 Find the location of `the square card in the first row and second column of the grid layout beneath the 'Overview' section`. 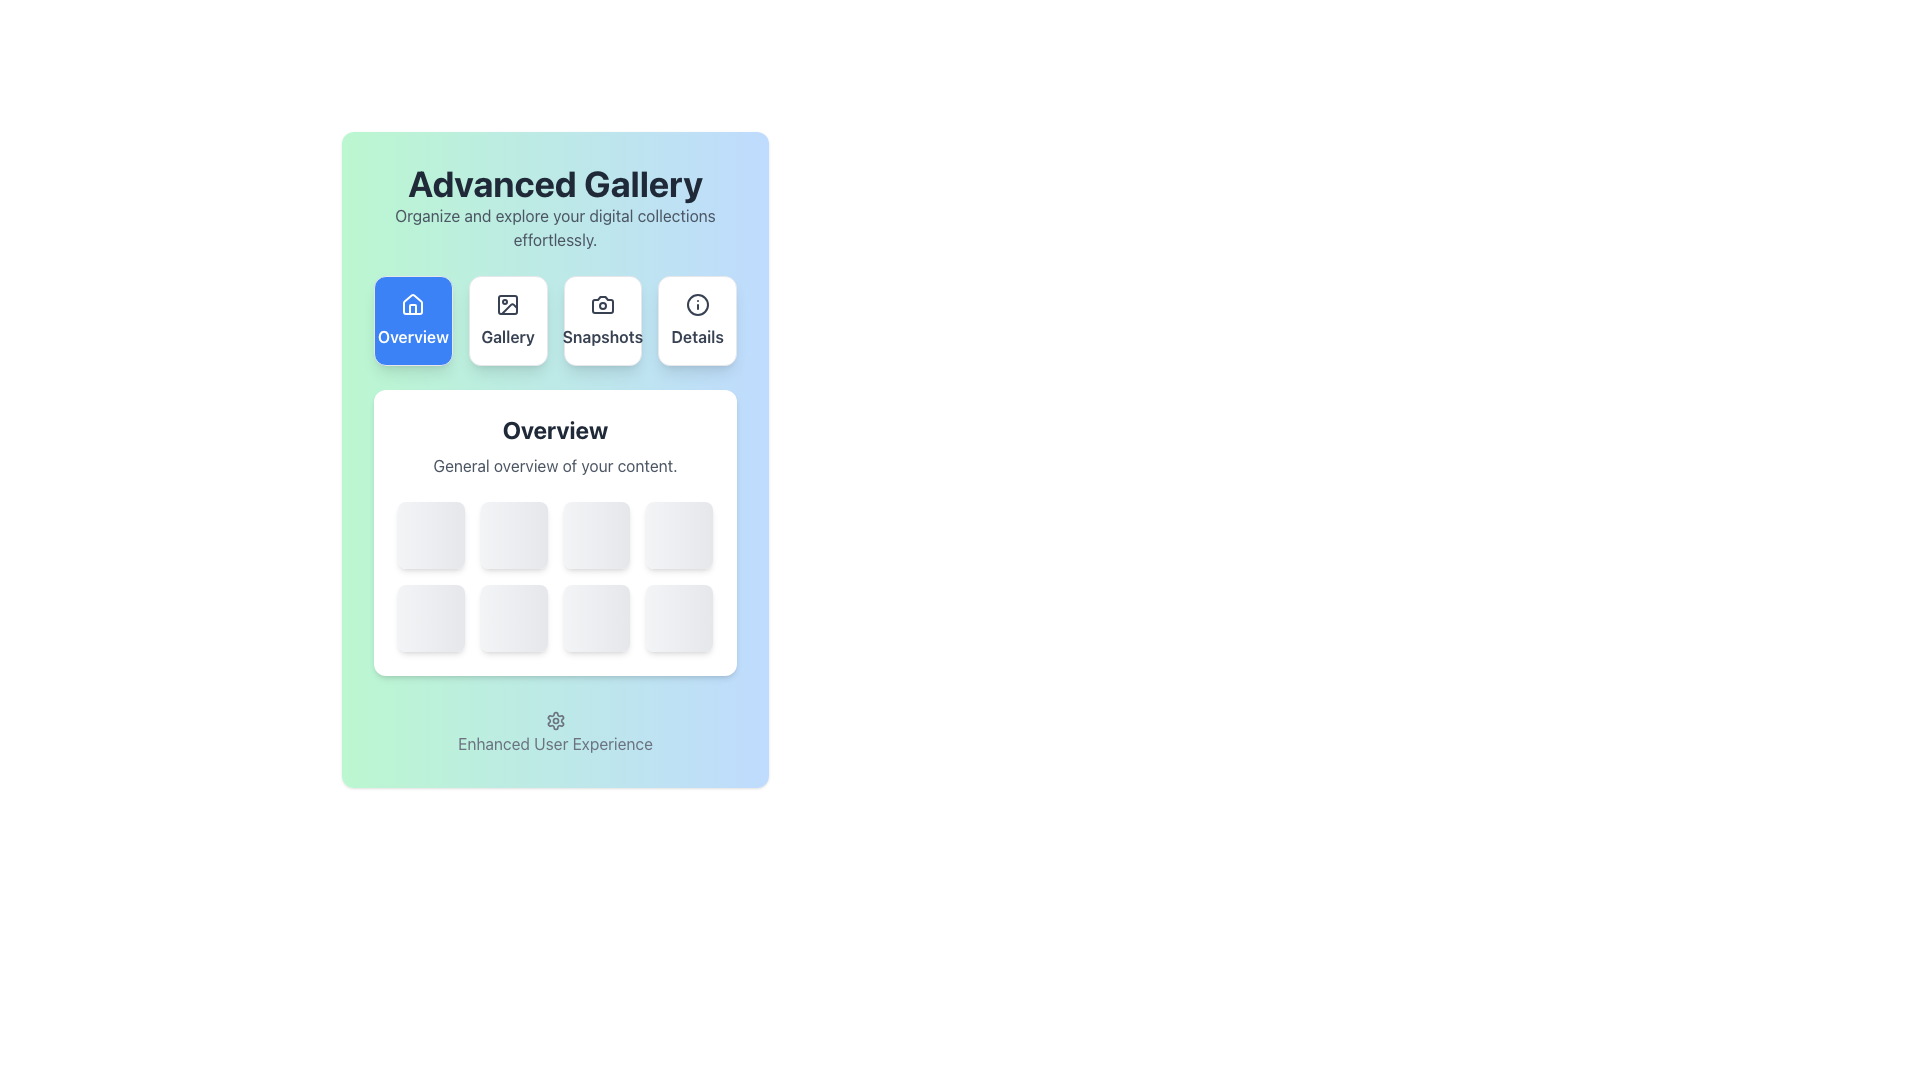

the square card in the first row and second column of the grid layout beneath the 'Overview' section is located at coordinates (514, 534).